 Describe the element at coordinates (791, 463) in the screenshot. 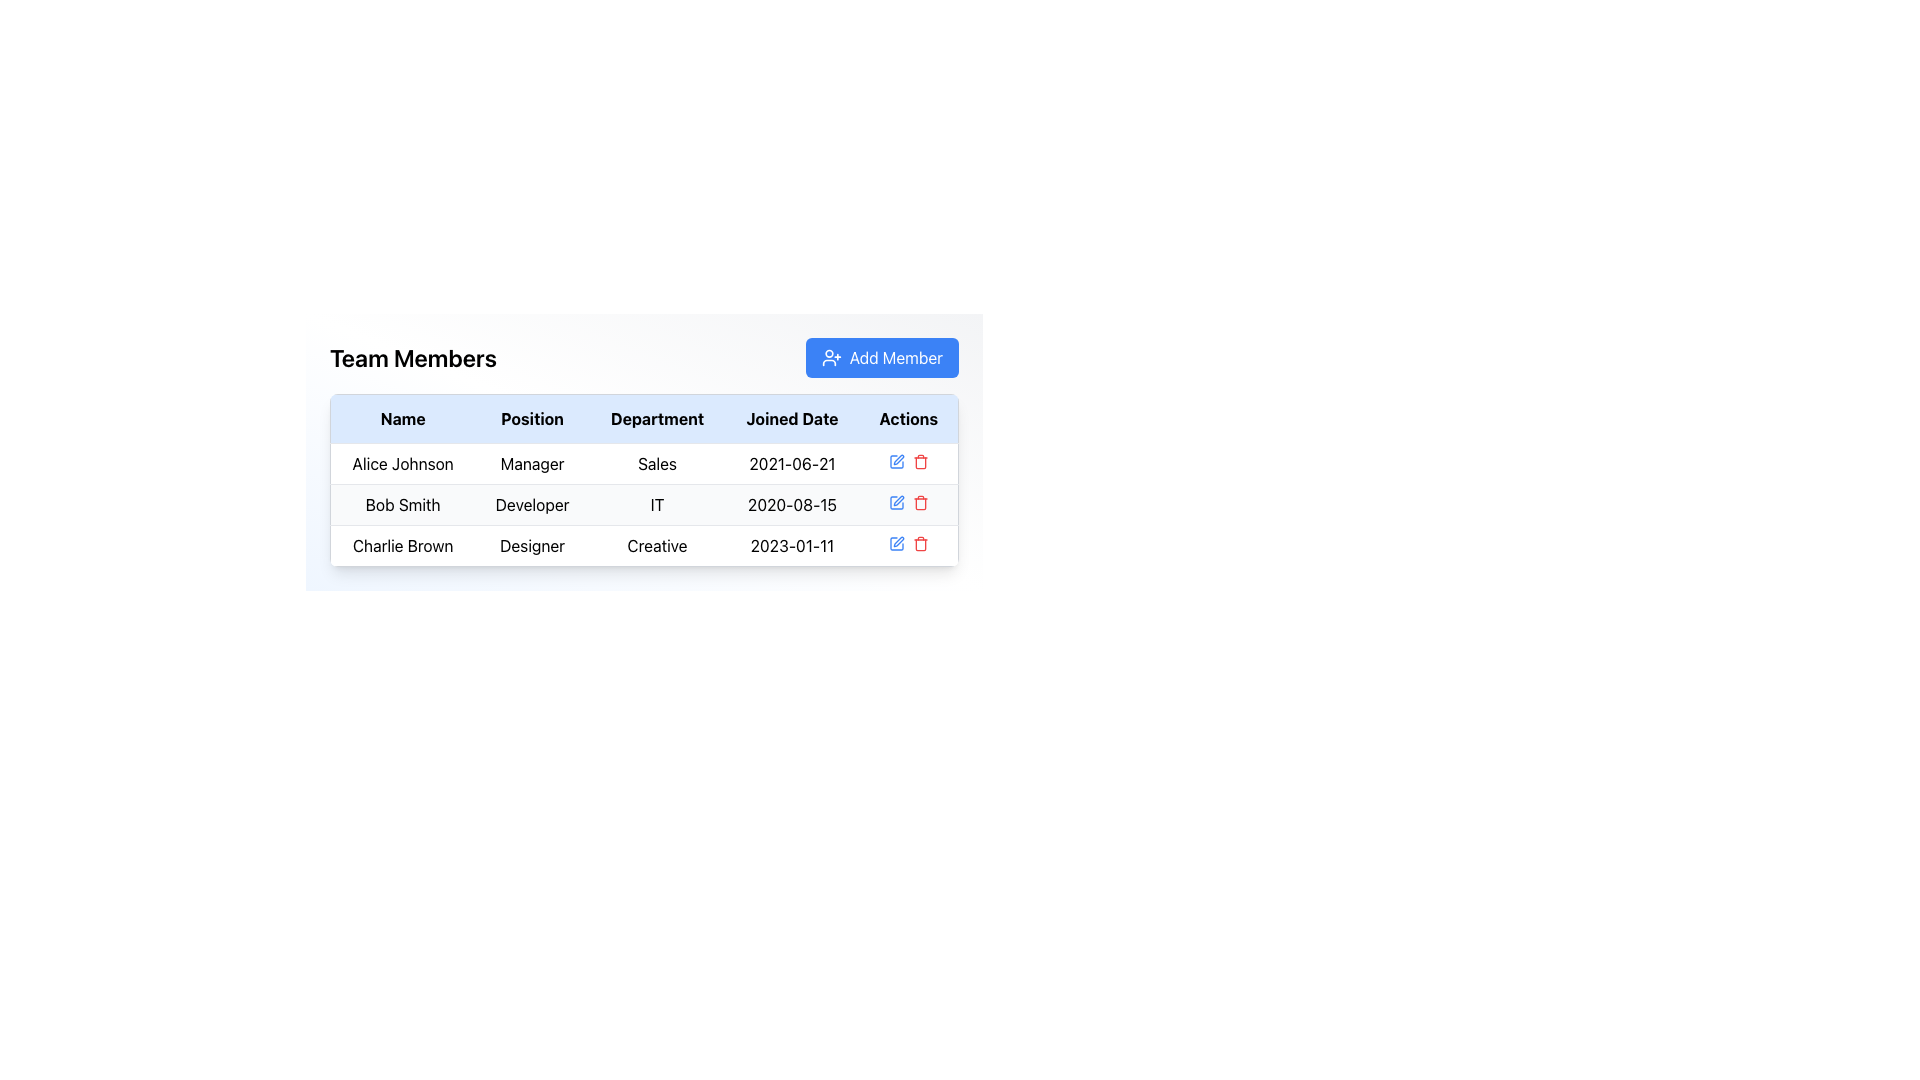

I see `the 'Joined Date' text element for 'Alice Johnson', located in the fourth column of the first row of the table` at that location.